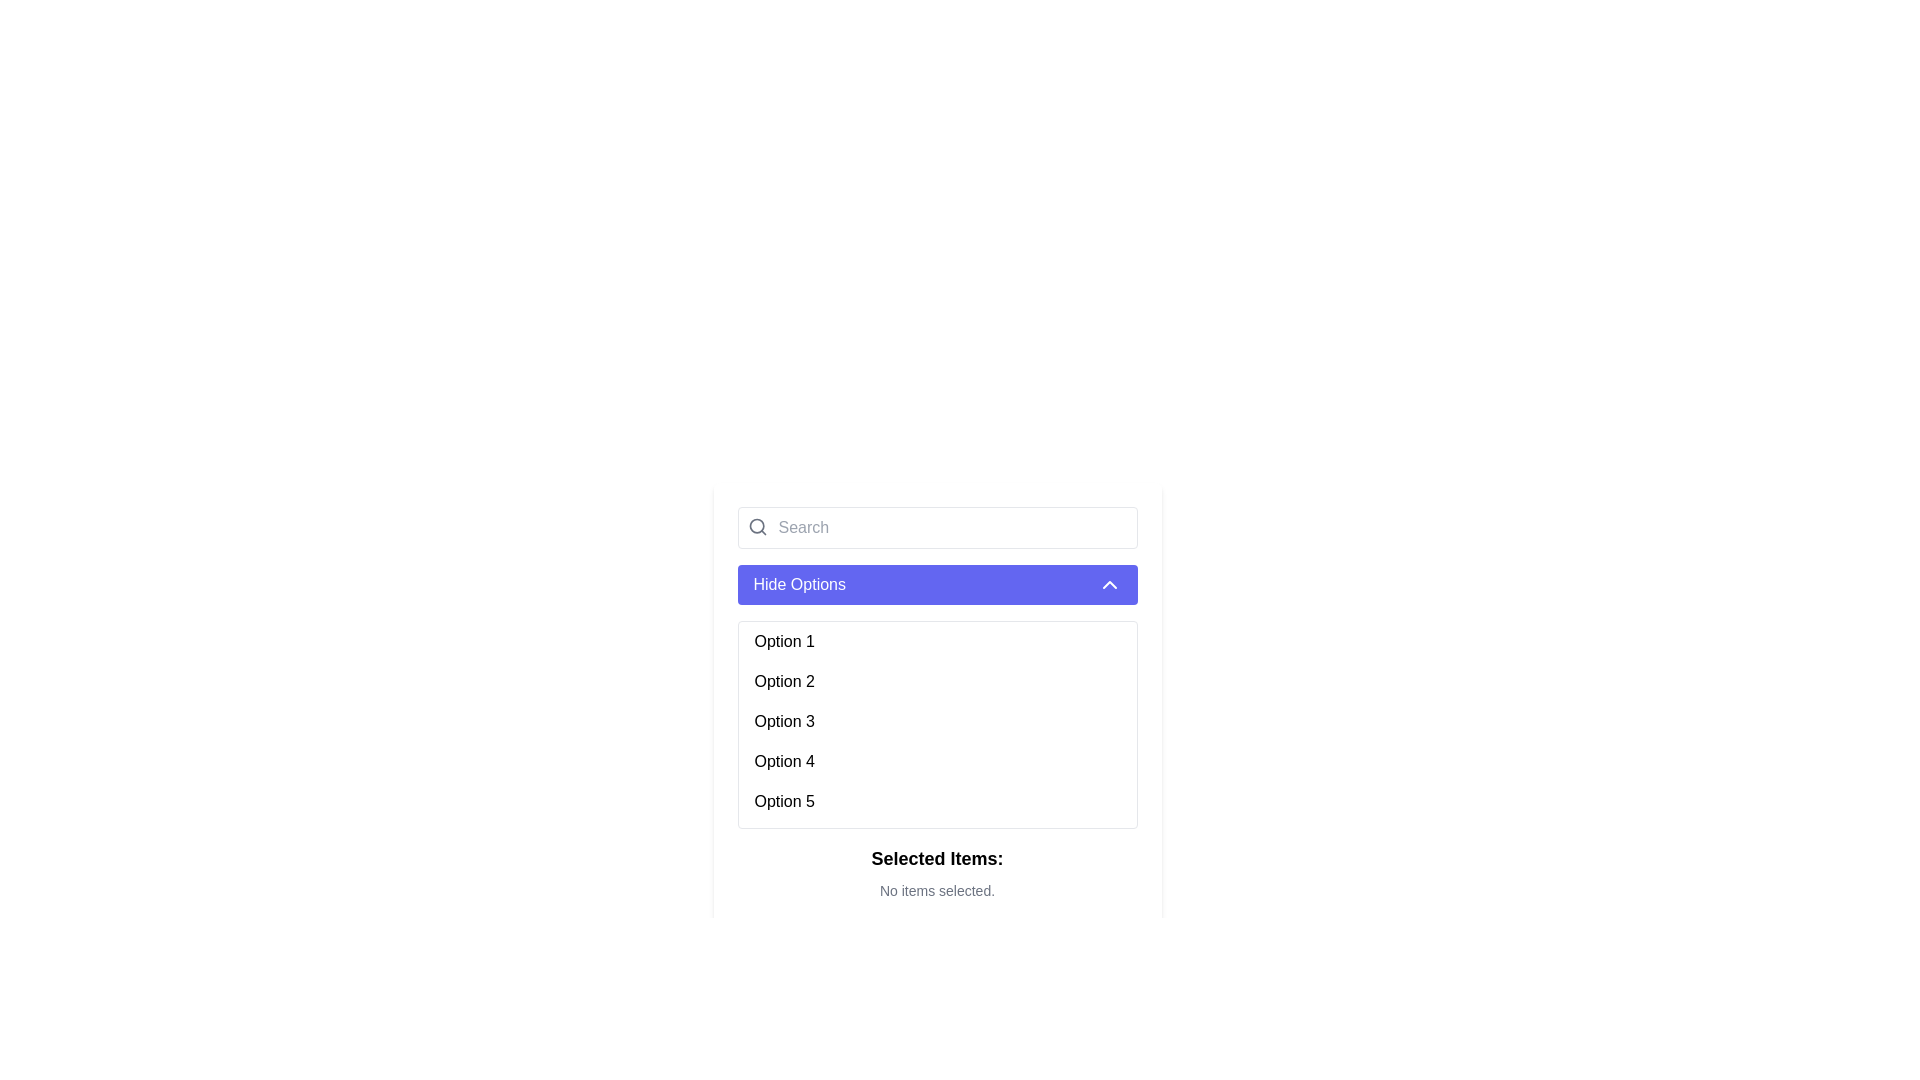  Describe the element at coordinates (756, 526) in the screenshot. I see `the magnifying glass icon located near the top-left region of the search input box to potentially reveal additional information` at that location.